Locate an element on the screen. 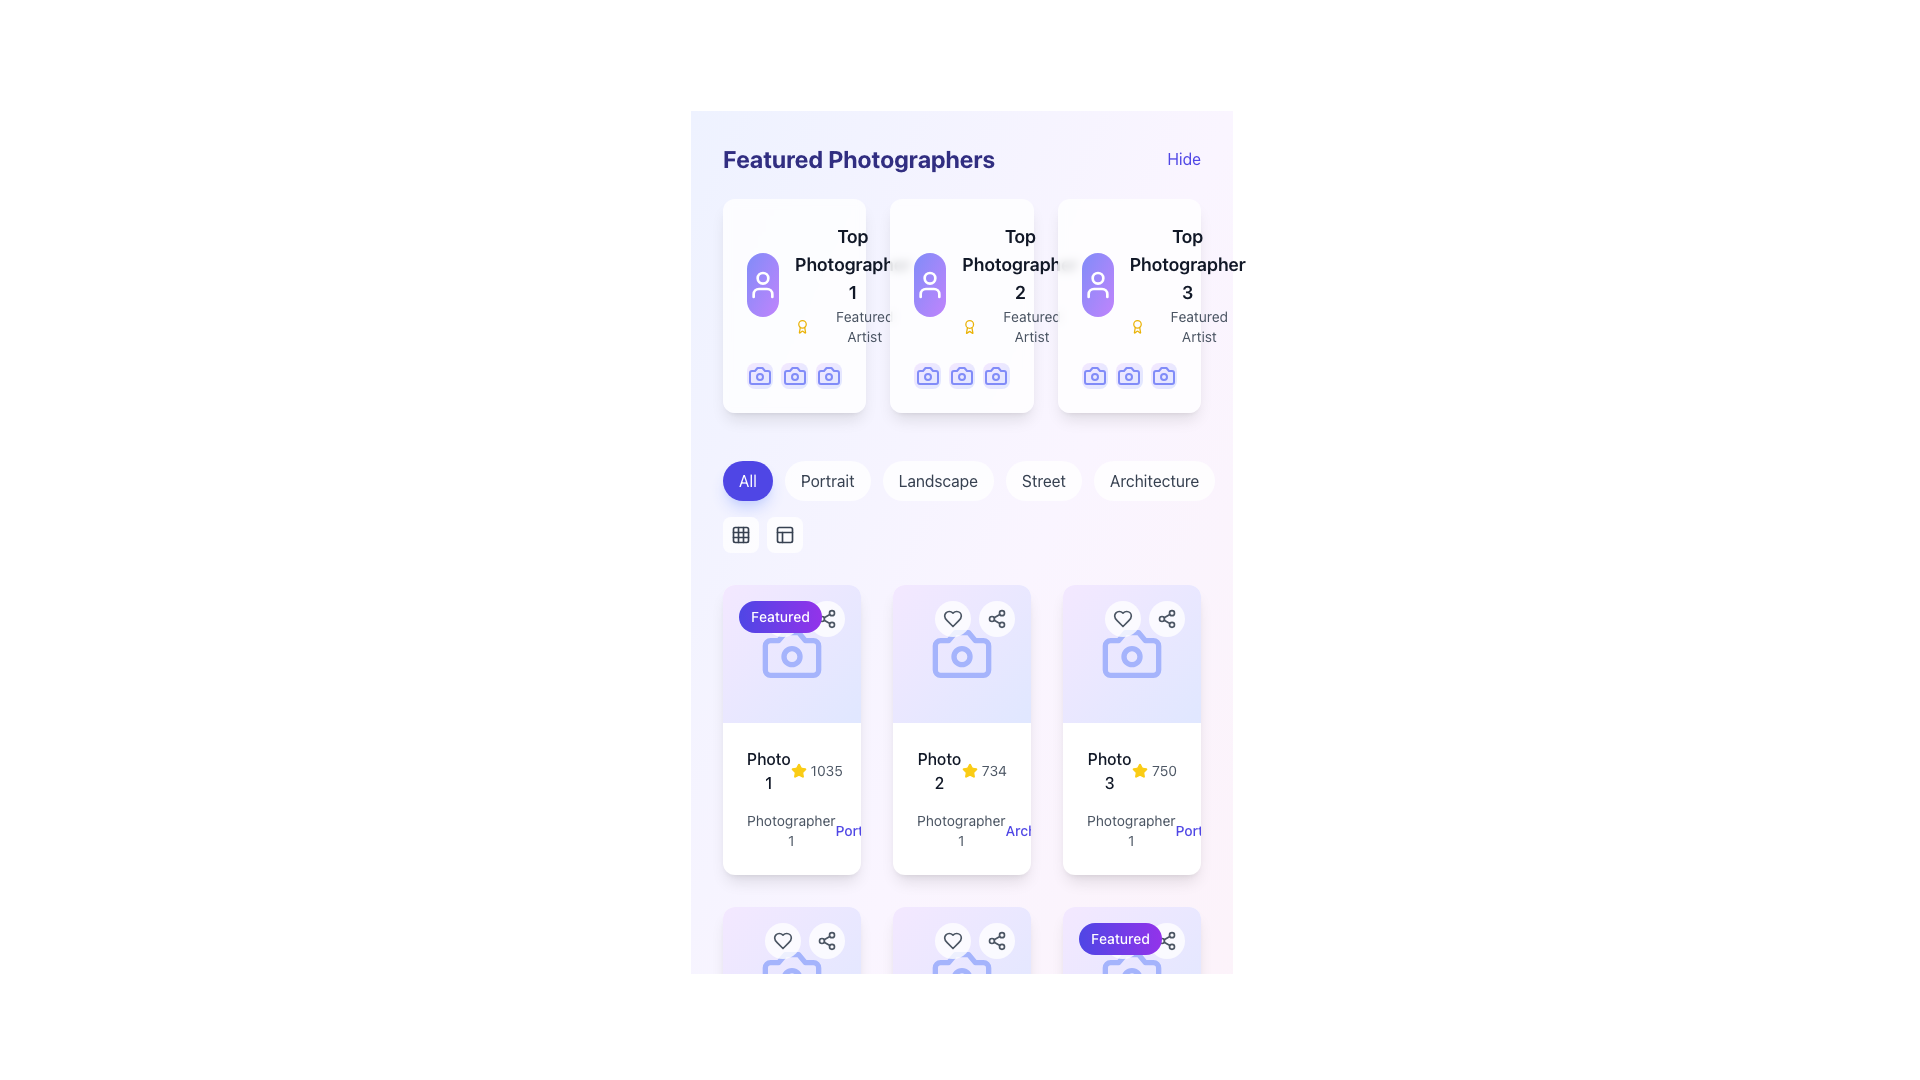 This screenshot has width=1920, height=1080. the heart-shaped icon, which is gray and outlined in a minimalist design, located in the top right corner of the card in the second row and third column of the grid layout is located at coordinates (952, 941).